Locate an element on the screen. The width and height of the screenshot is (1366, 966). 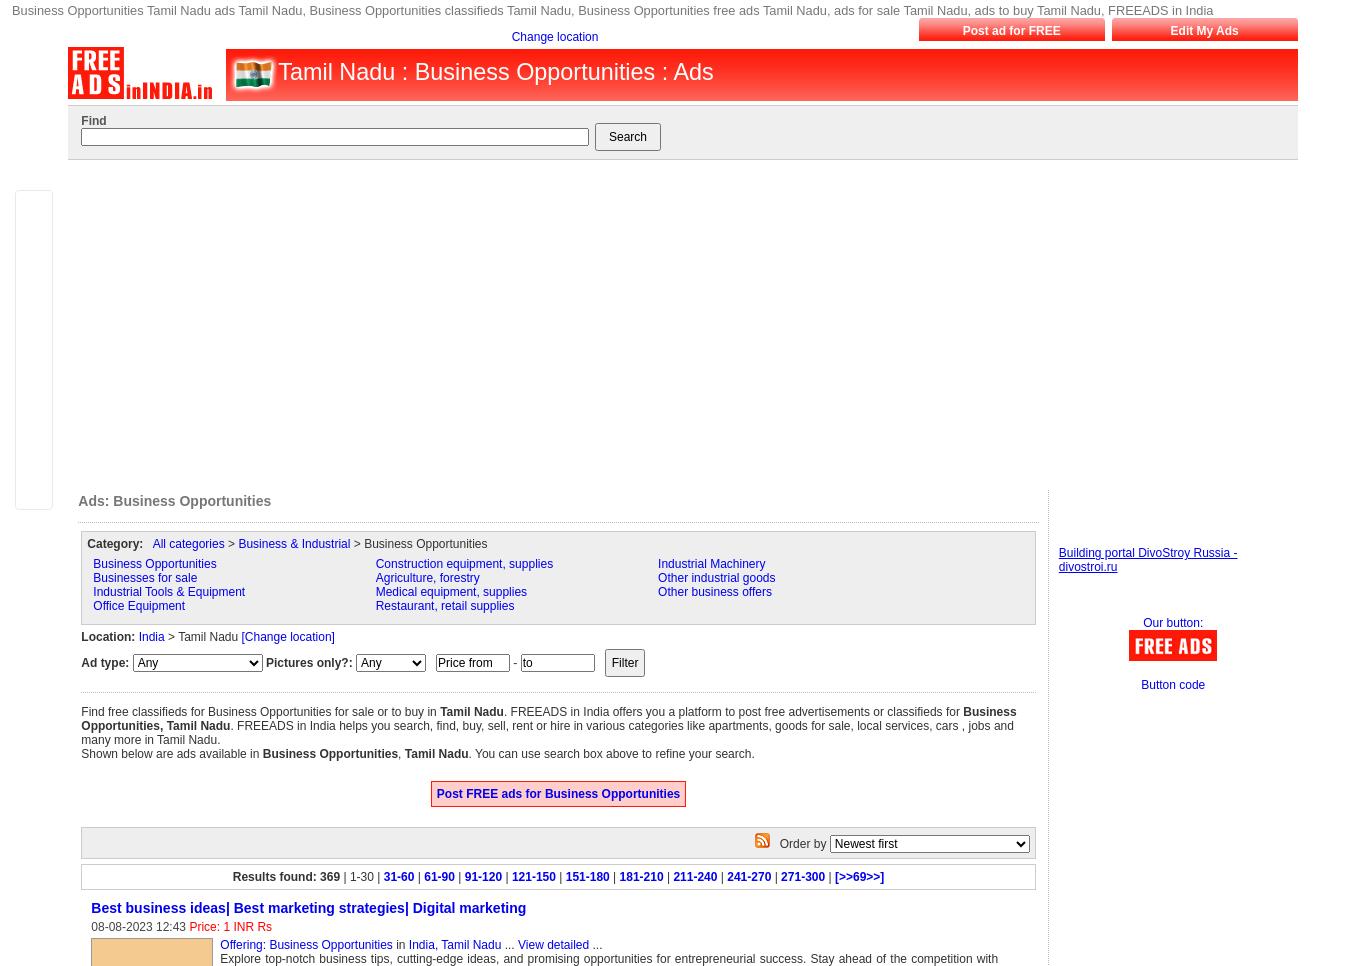
'[Change location]' is located at coordinates (287, 635).